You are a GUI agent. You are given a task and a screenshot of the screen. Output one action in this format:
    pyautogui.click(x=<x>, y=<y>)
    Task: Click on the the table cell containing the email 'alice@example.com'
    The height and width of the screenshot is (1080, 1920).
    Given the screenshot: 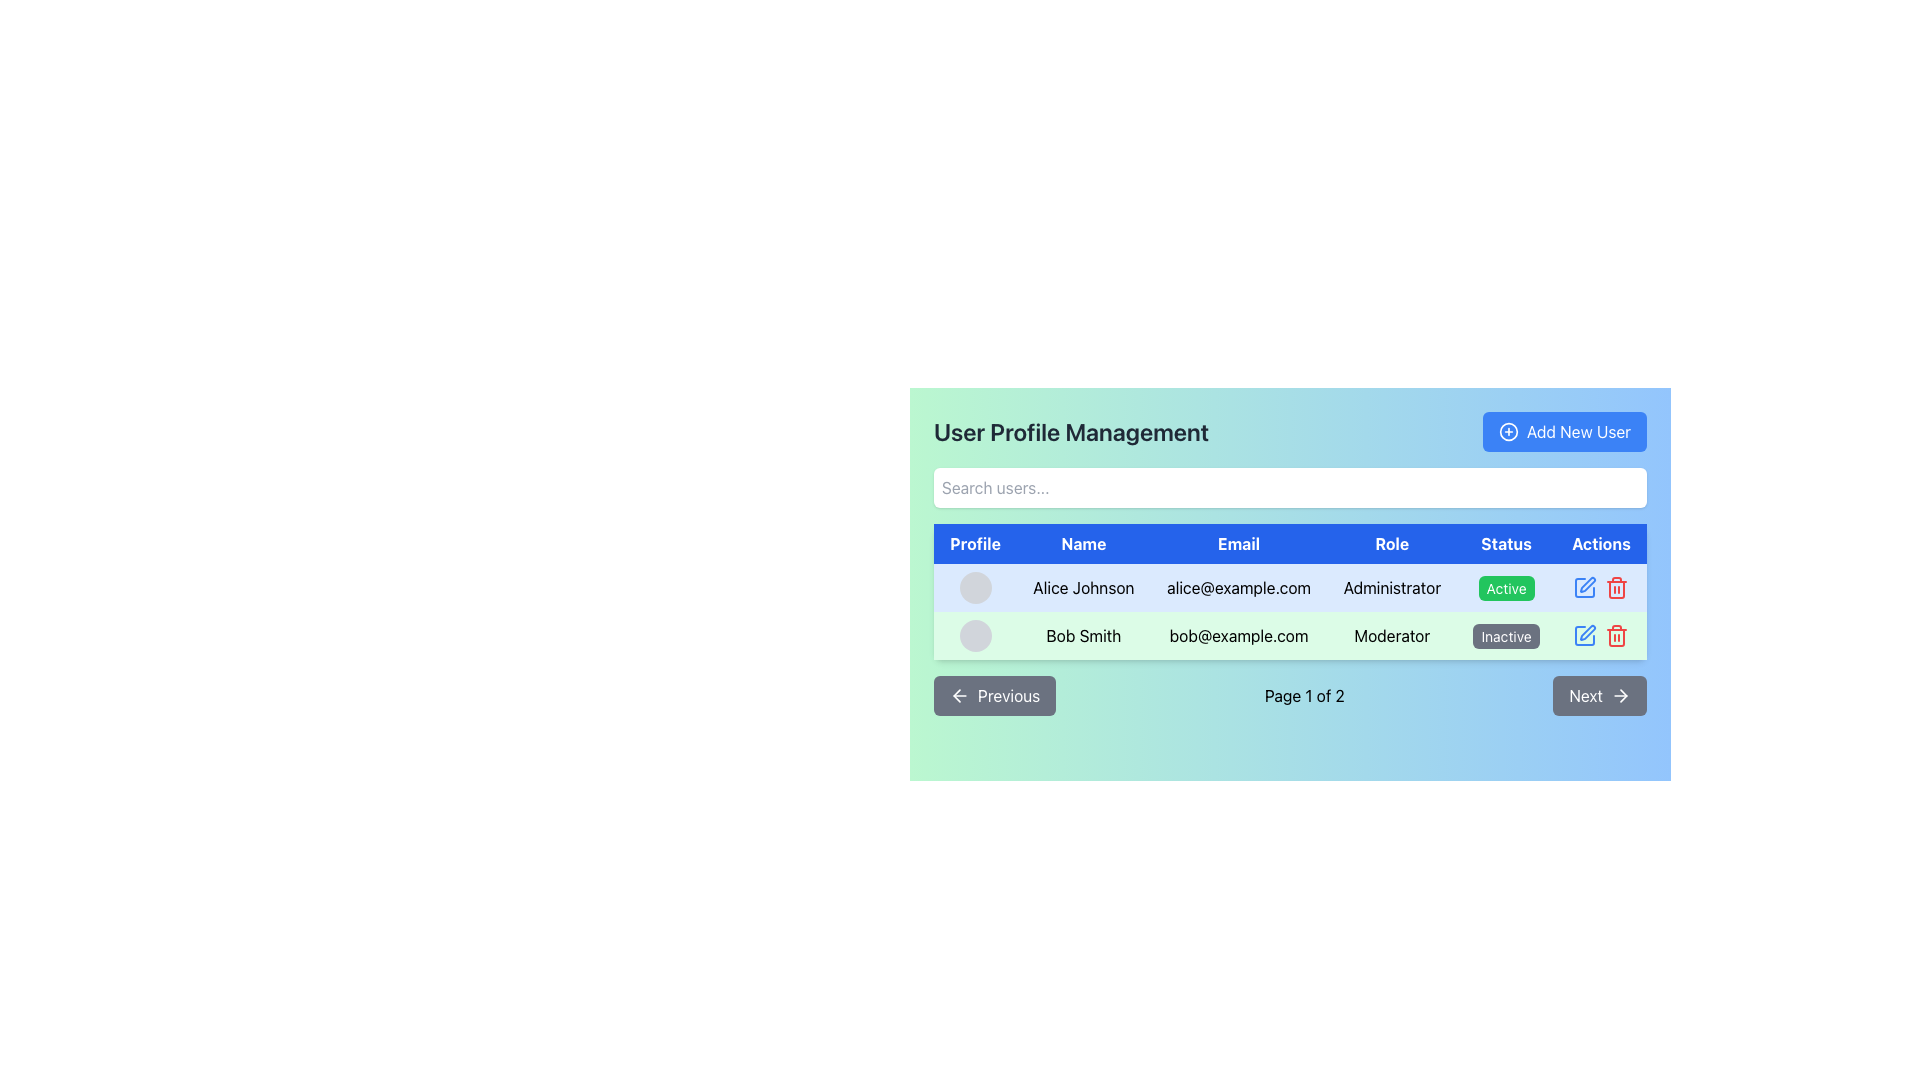 What is the action you would take?
    pyautogui.click(x=1290, y=572)
    